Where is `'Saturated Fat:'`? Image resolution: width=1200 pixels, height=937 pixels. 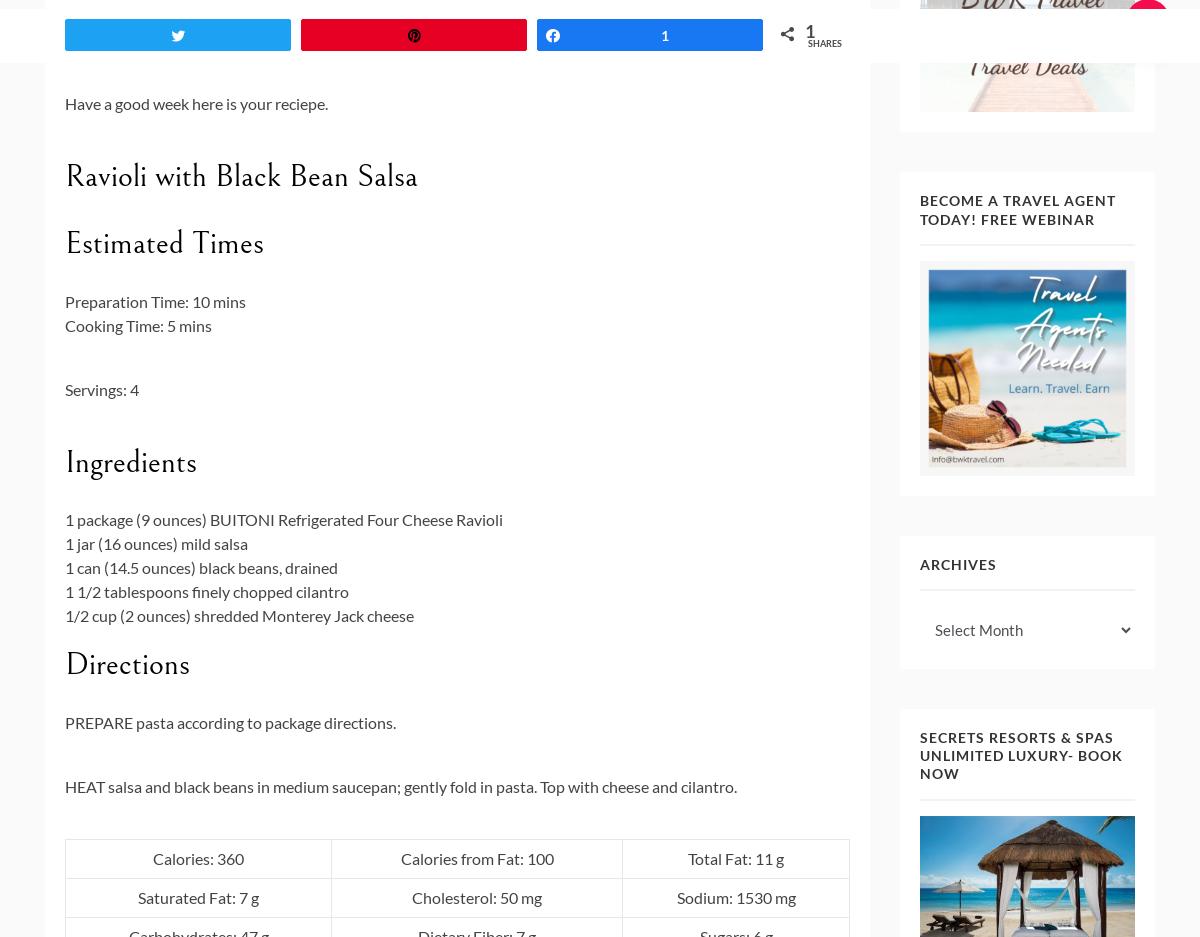 'Saturated Fat:' is located at coordinates (138, 895).